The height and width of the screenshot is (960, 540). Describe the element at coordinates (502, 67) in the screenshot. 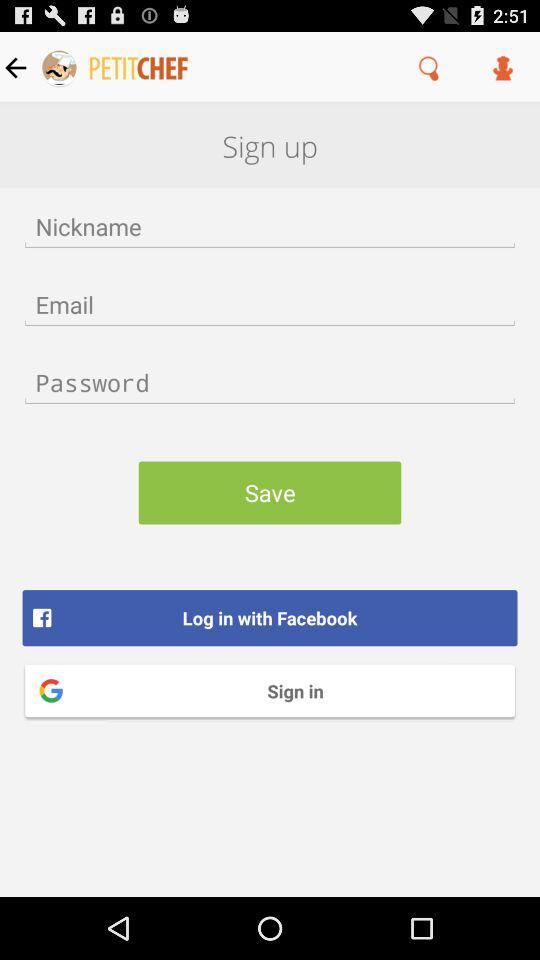

I see `the item above sign up item` at that location.